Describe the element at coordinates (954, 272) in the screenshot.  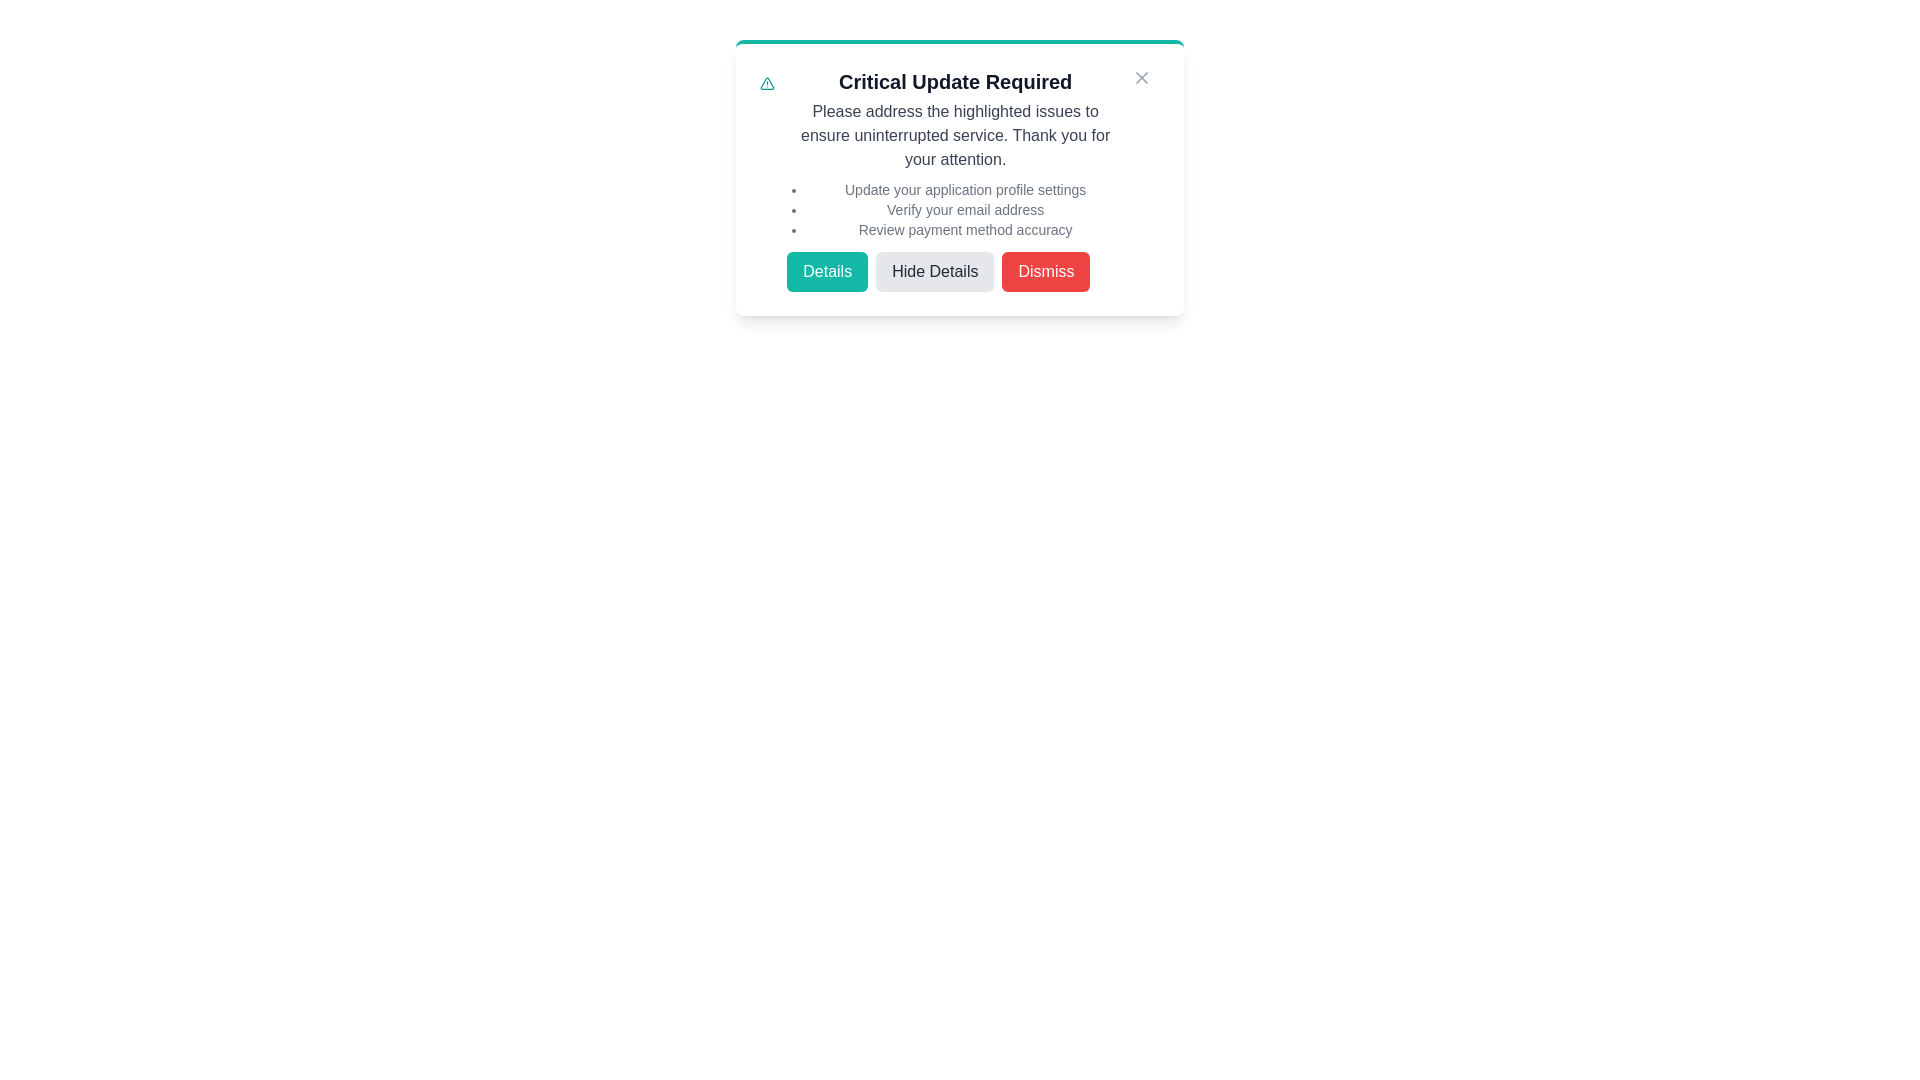
I see `the button that is positioned between the 'Details' button and the 'Dismiss' button in the modal to observe potential effects such as a color change` at that location.